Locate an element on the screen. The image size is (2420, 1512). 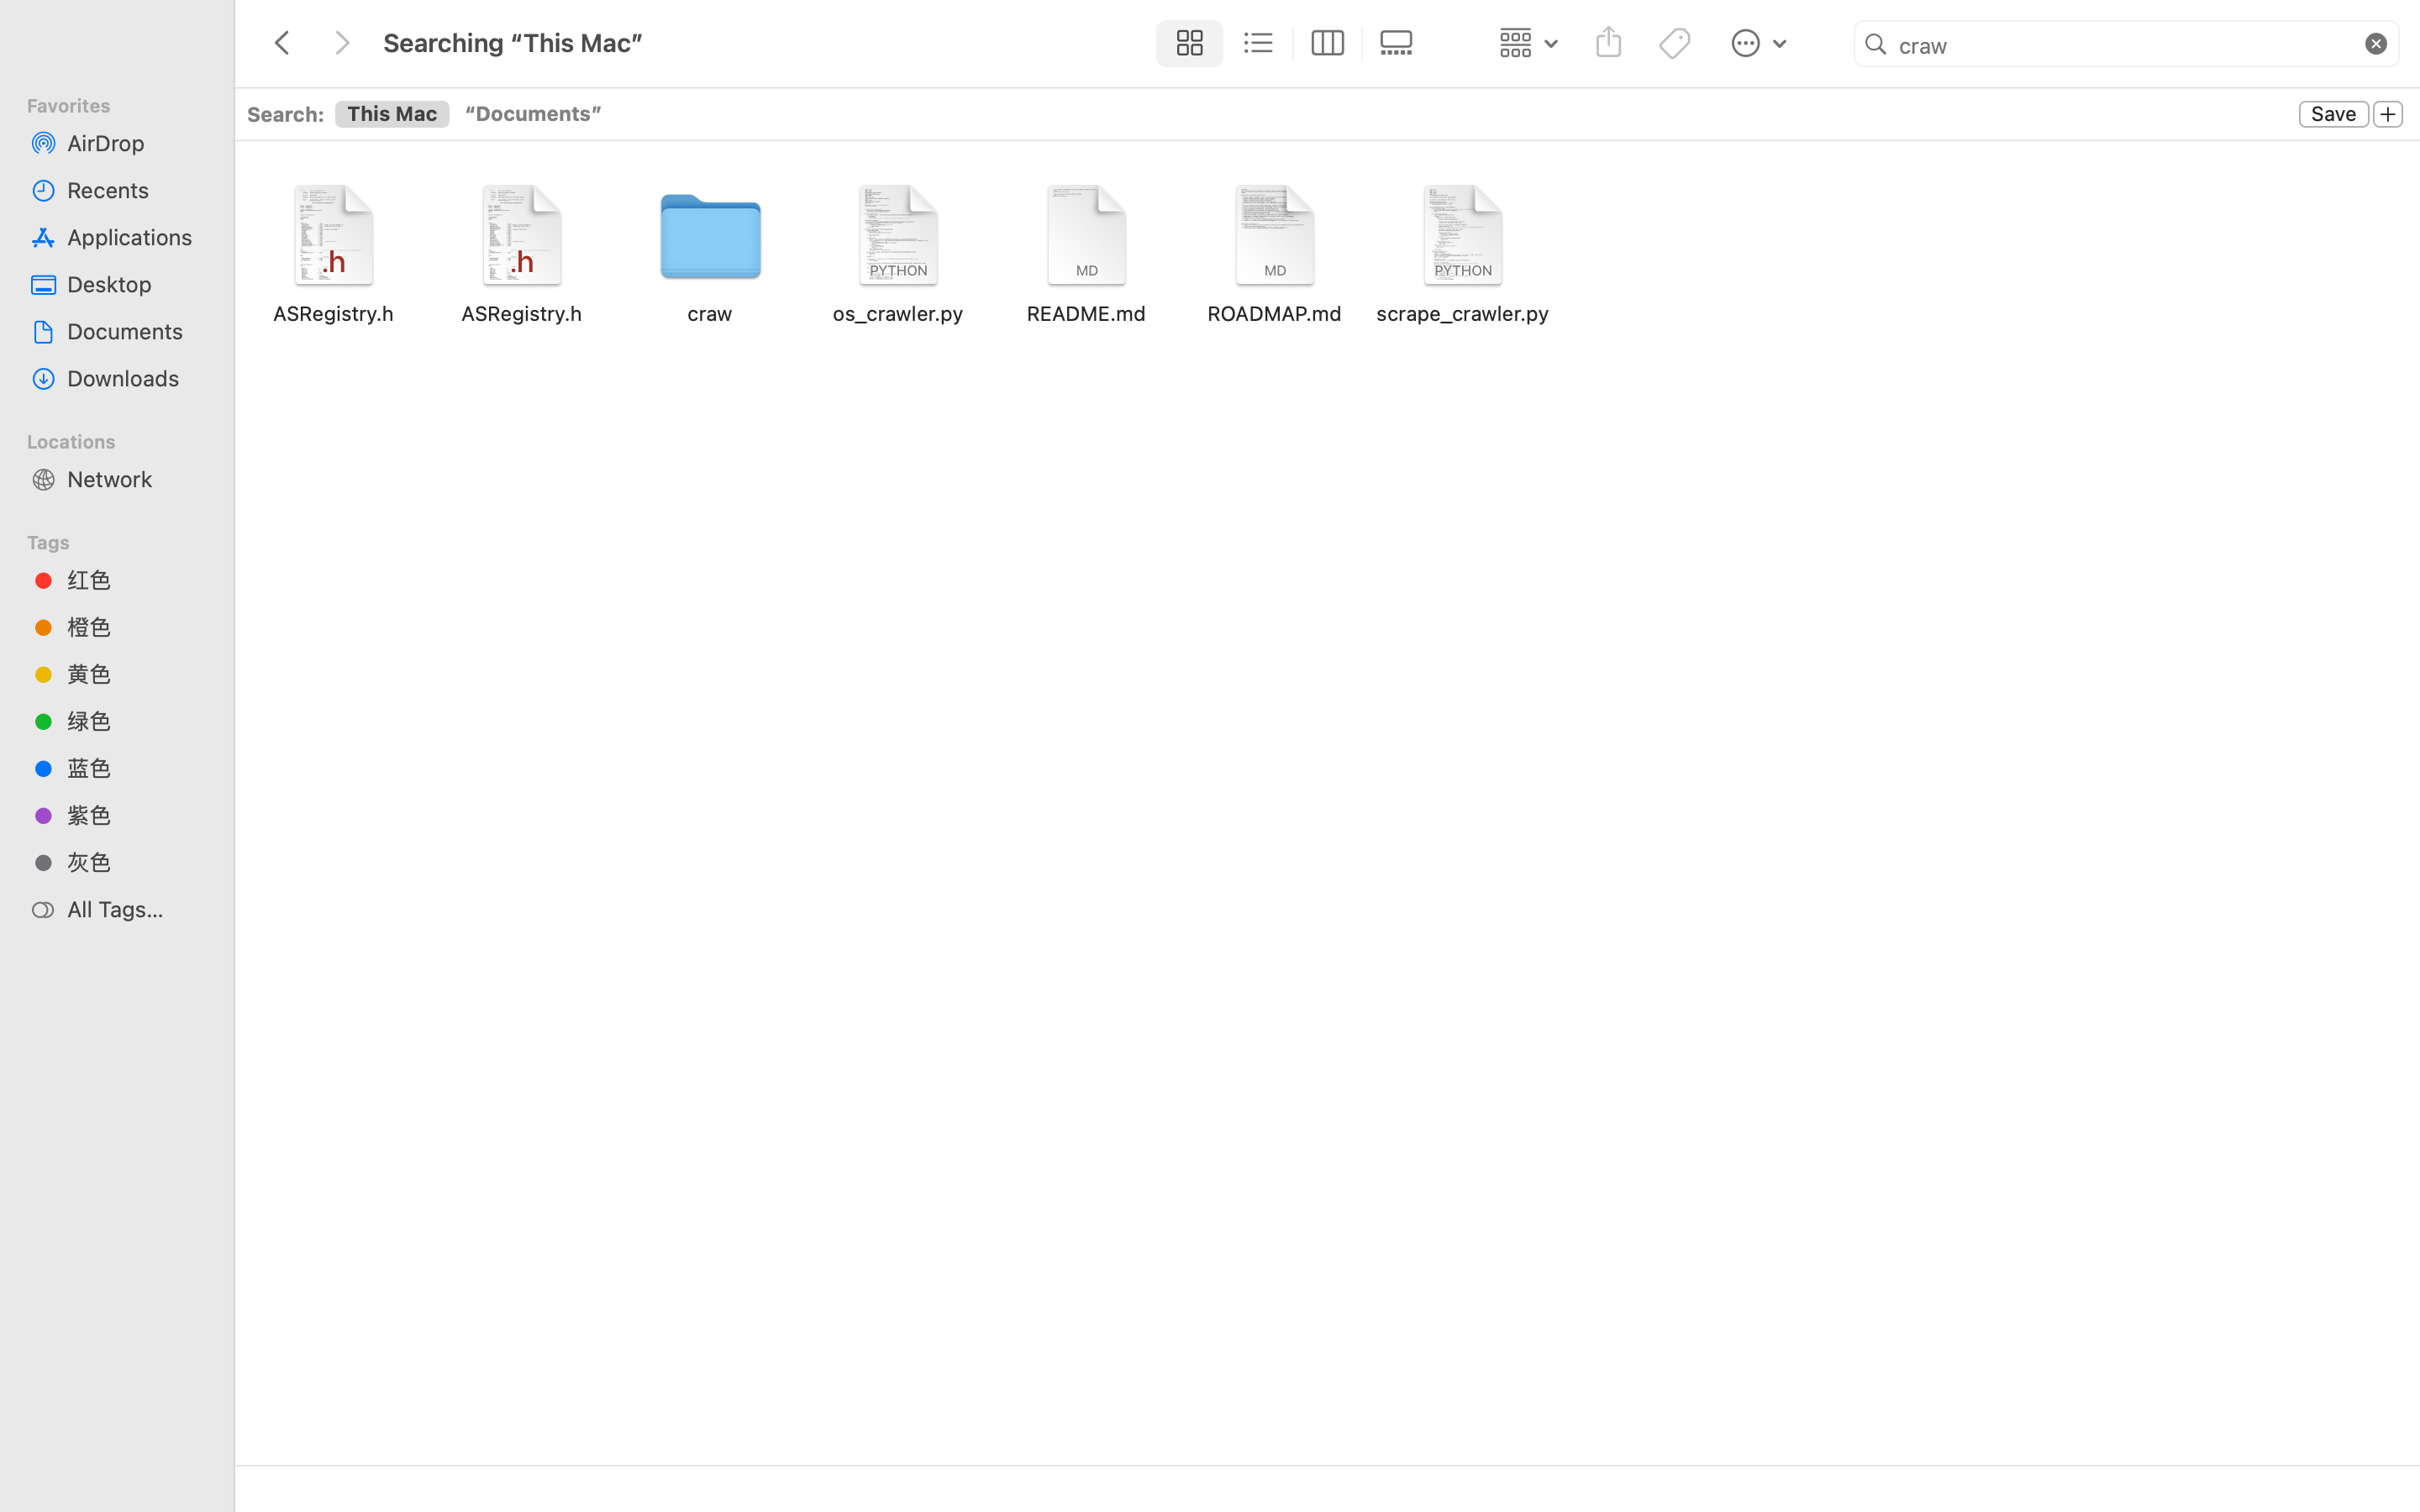
'Desktop' is located at coordinates (134, 283).